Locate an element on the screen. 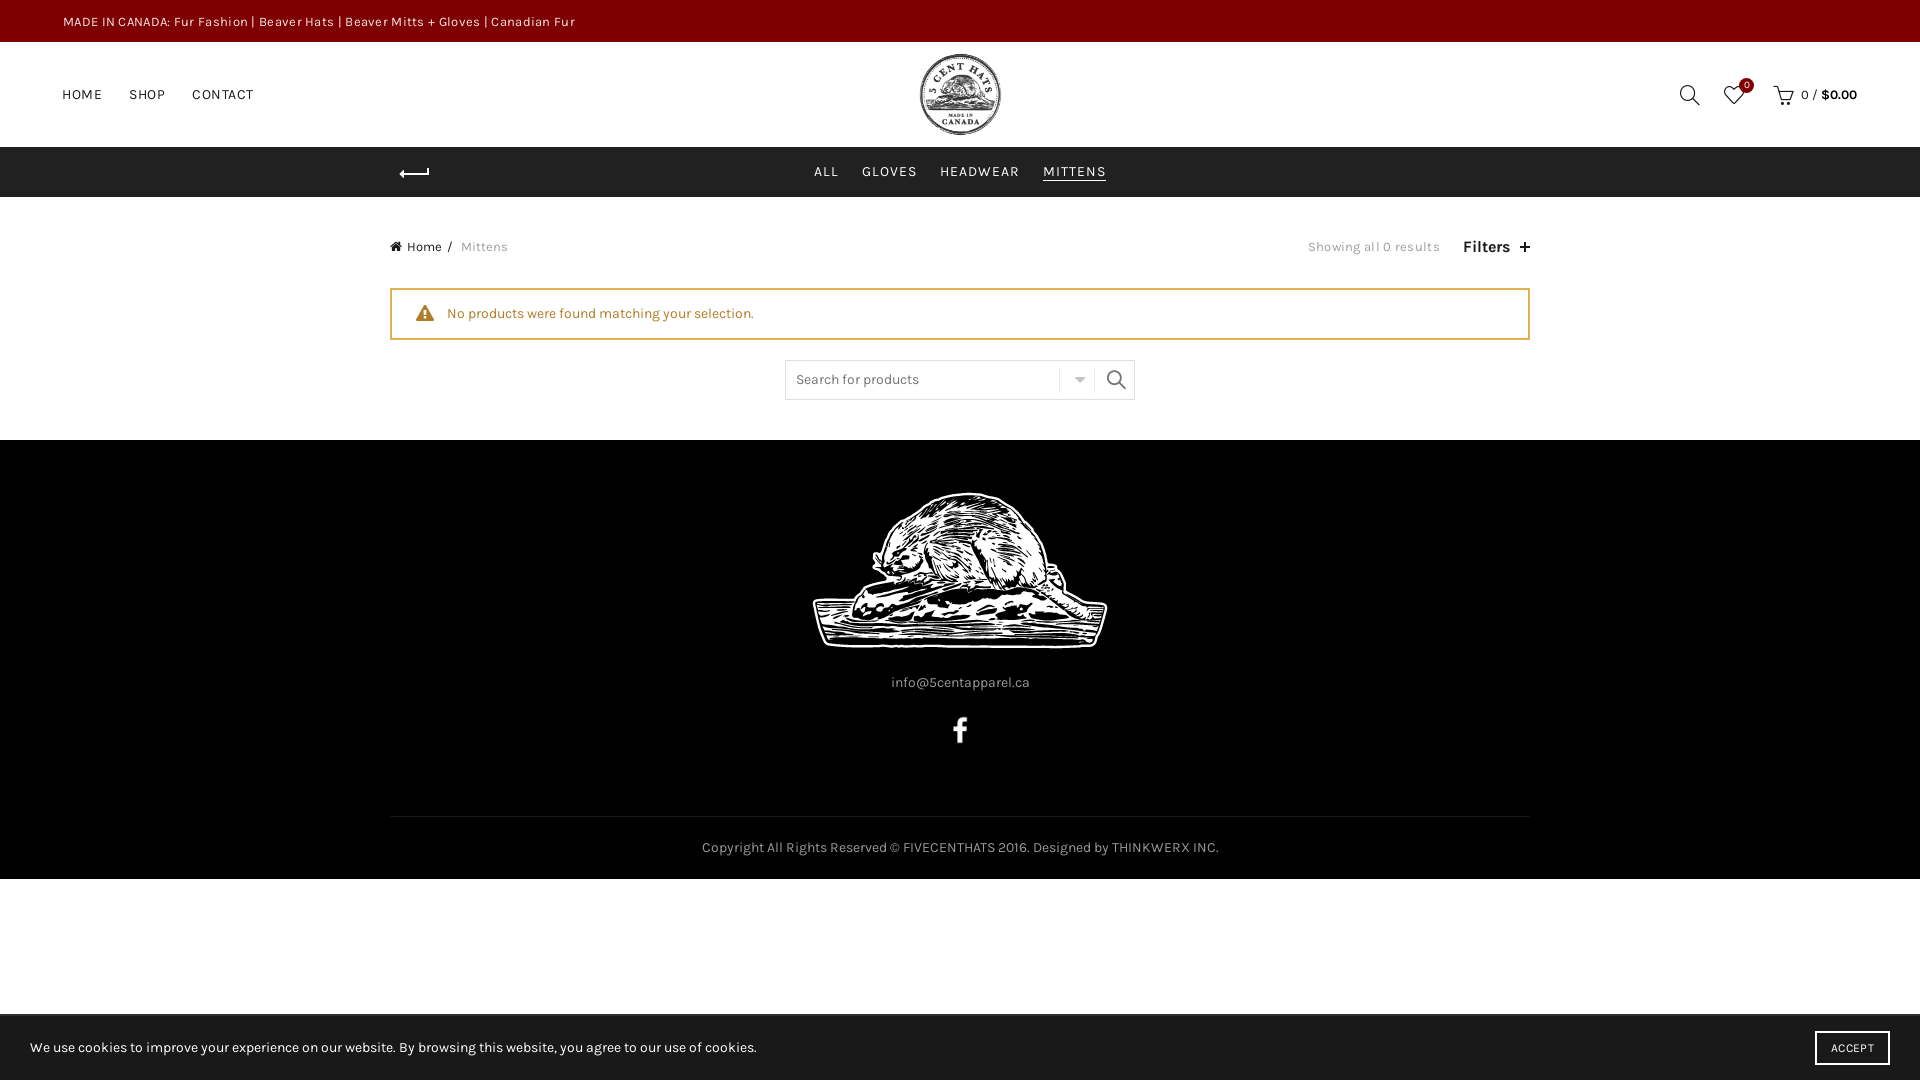 This screenshot has height=1080, width=1920. 'GLOVES' is located at coordinates (851, 171).